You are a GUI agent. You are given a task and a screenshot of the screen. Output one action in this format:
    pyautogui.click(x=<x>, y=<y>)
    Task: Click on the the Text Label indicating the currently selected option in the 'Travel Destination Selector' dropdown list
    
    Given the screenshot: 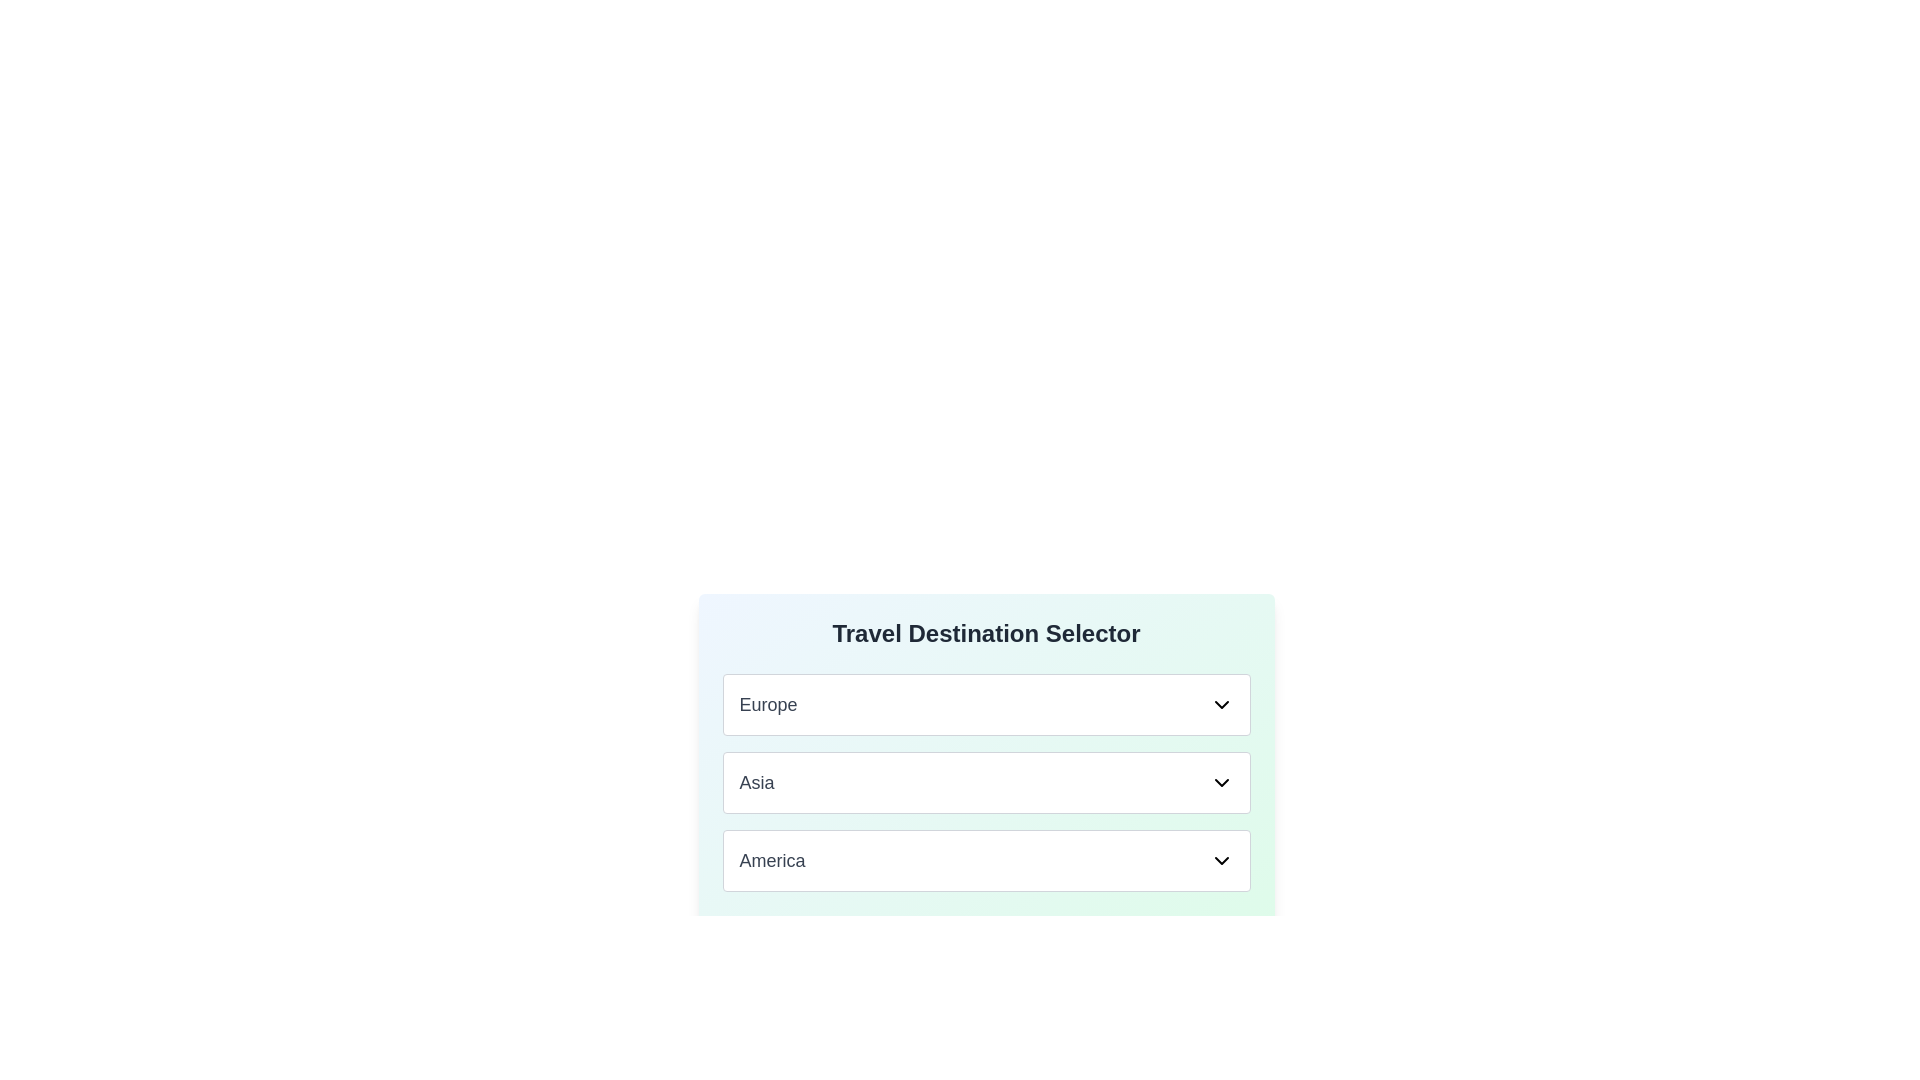 What is the action you would take?
    pyautogui.click(x=767, y=704)
    